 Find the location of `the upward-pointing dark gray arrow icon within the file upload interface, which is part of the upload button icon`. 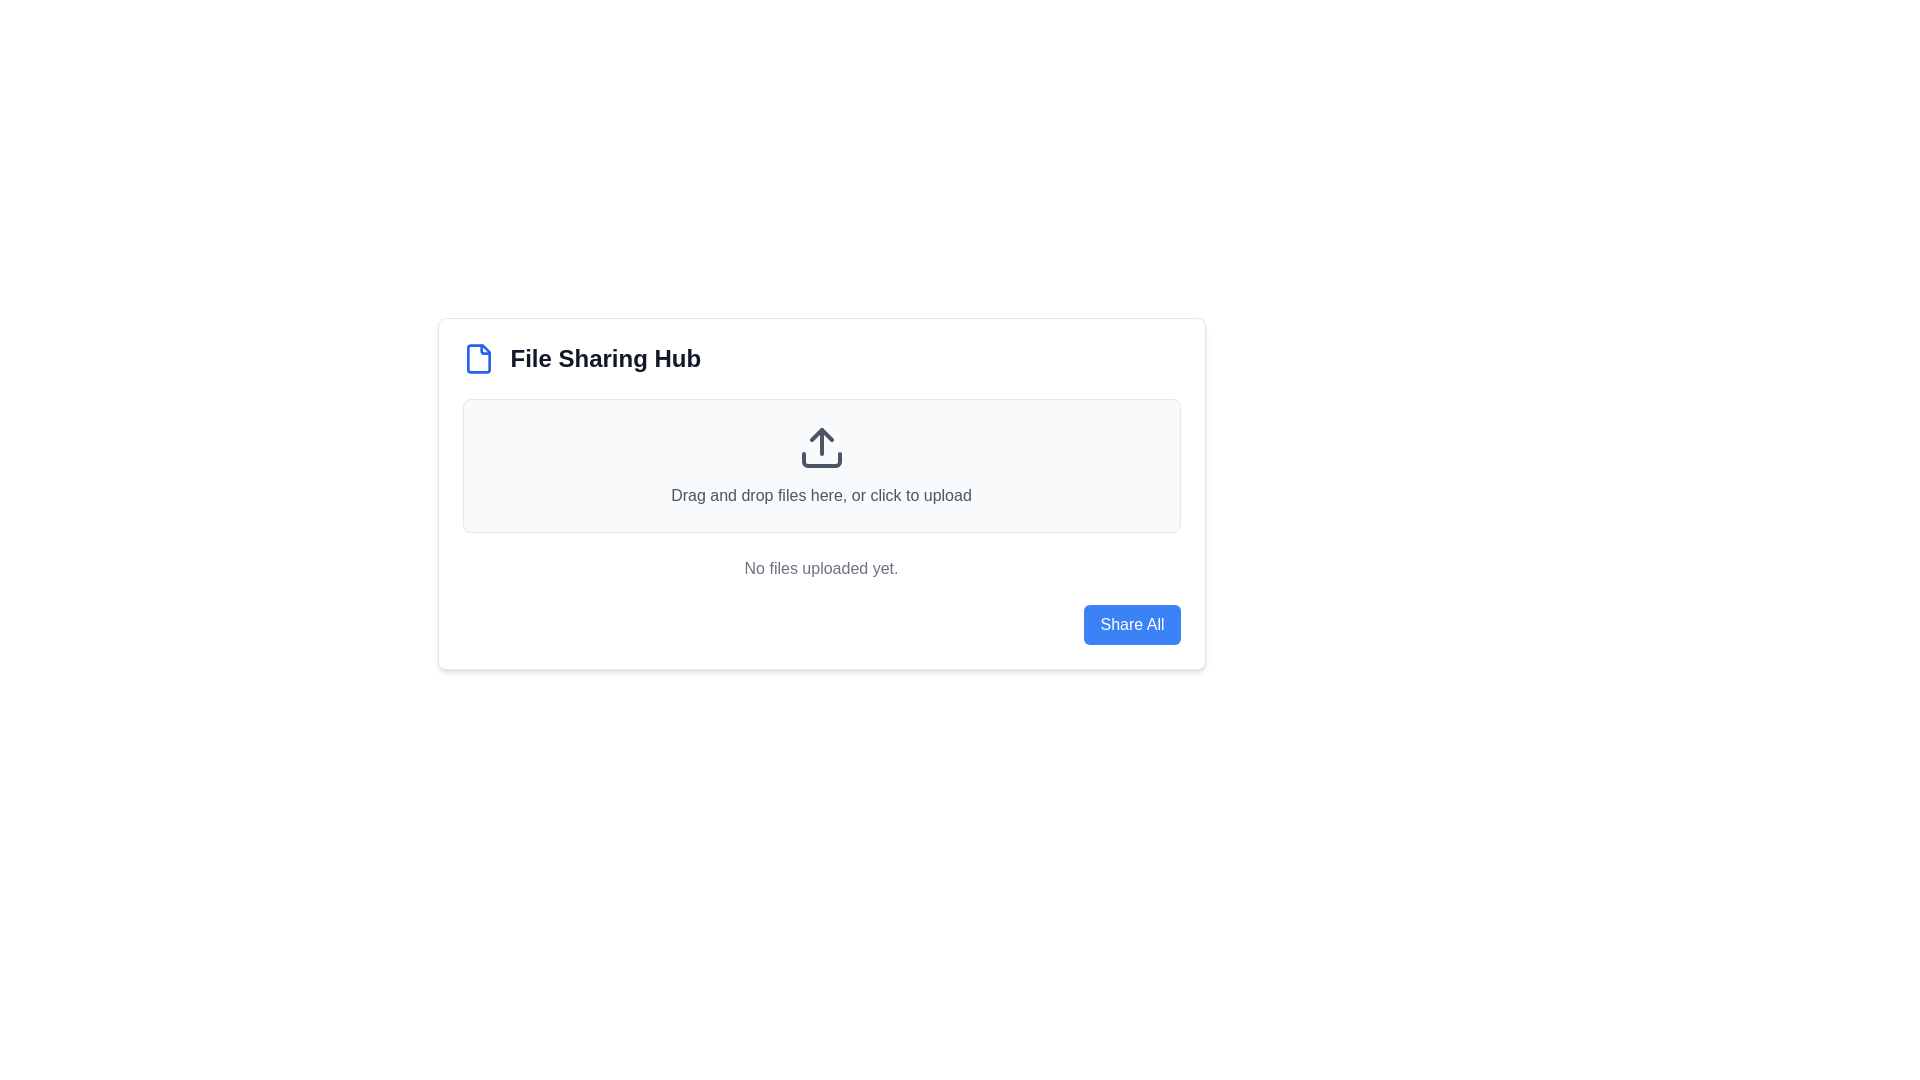

the upward-pointing dark gray arrow icon within the file upload interface, which is part of the upload button icon is located at coordinates (821, 434).